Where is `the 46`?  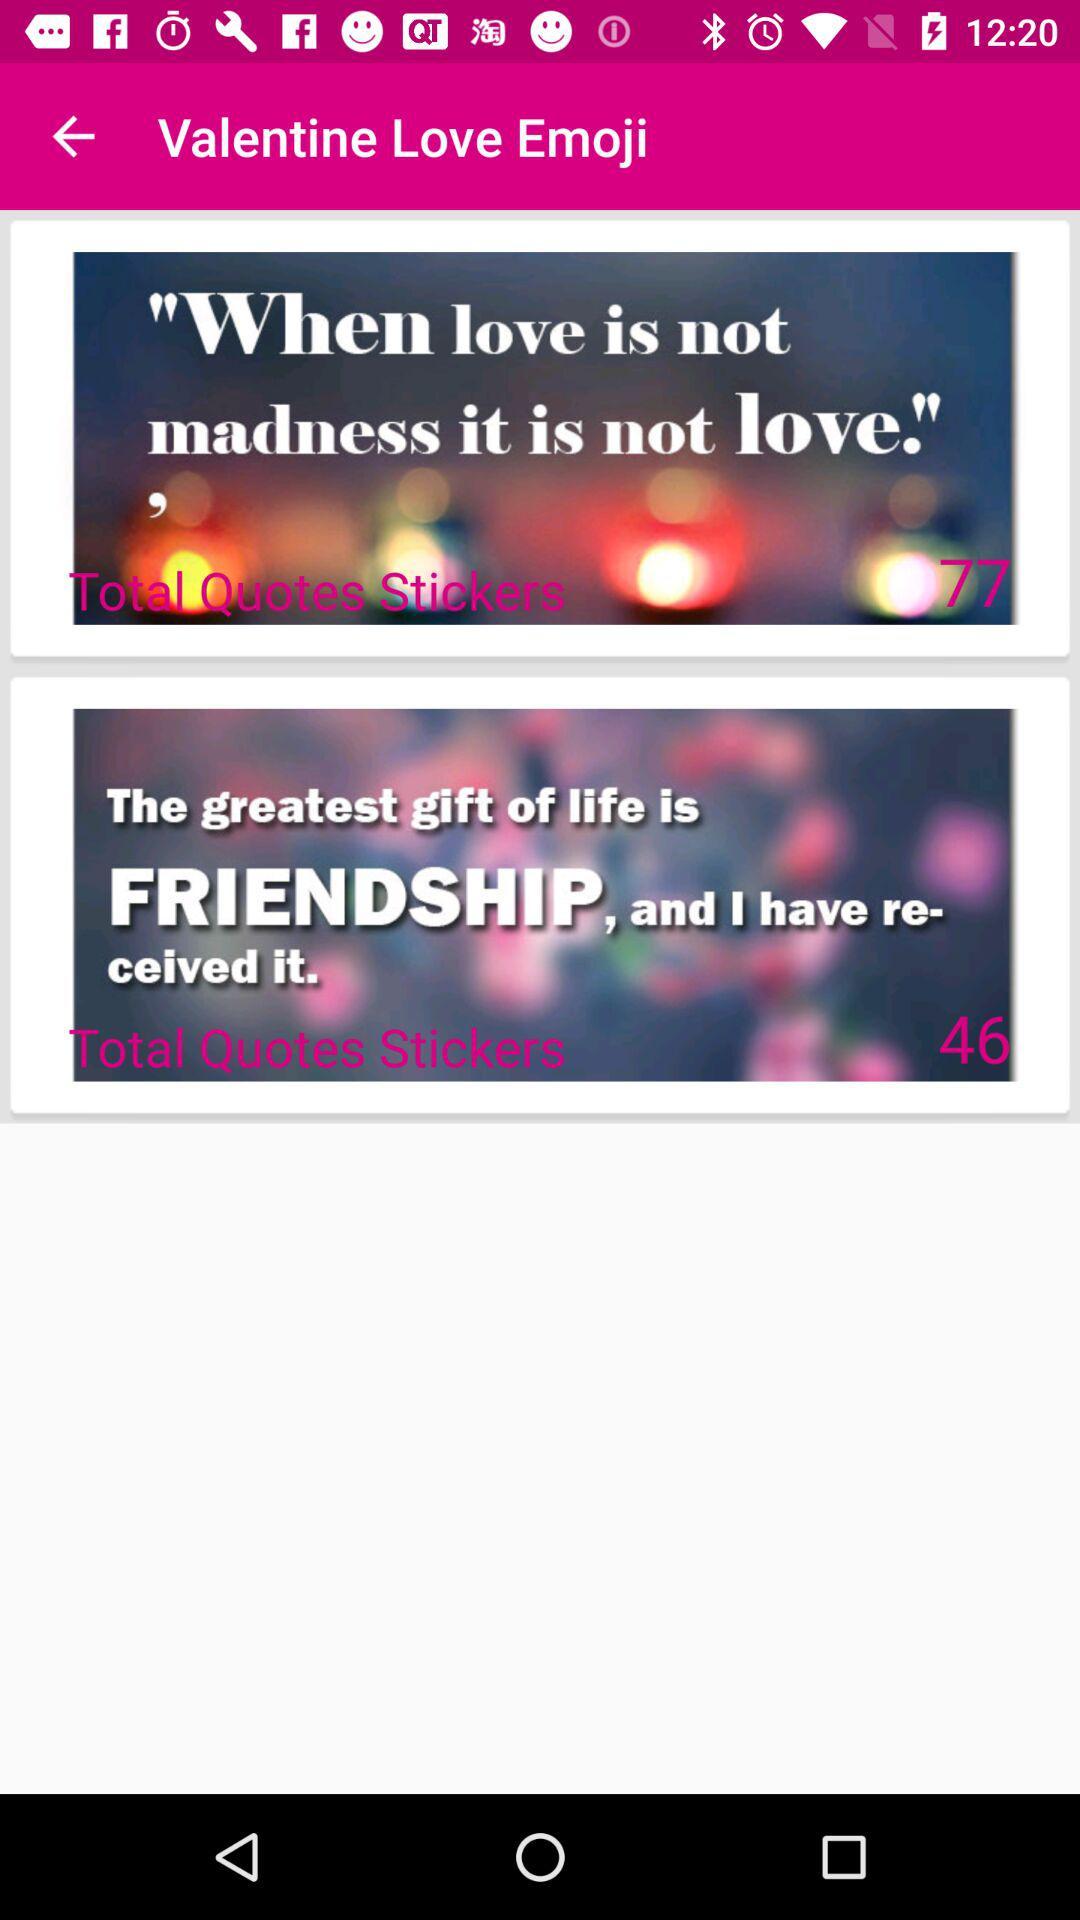 the 46 is located at coordinates (974, 1037).